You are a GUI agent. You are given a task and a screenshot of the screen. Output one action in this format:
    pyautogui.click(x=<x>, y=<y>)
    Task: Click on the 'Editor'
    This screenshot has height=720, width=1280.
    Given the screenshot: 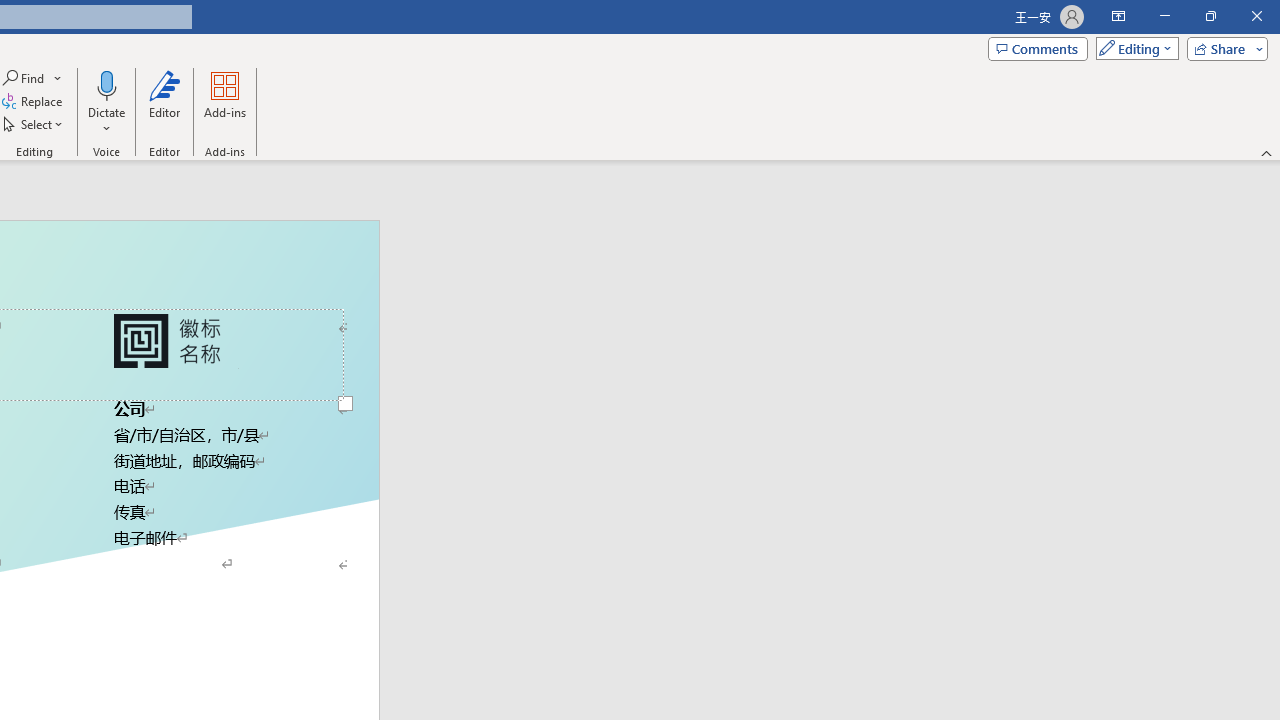 What is the action you would take?
    pyautogui.click(x=164, y=103)
    